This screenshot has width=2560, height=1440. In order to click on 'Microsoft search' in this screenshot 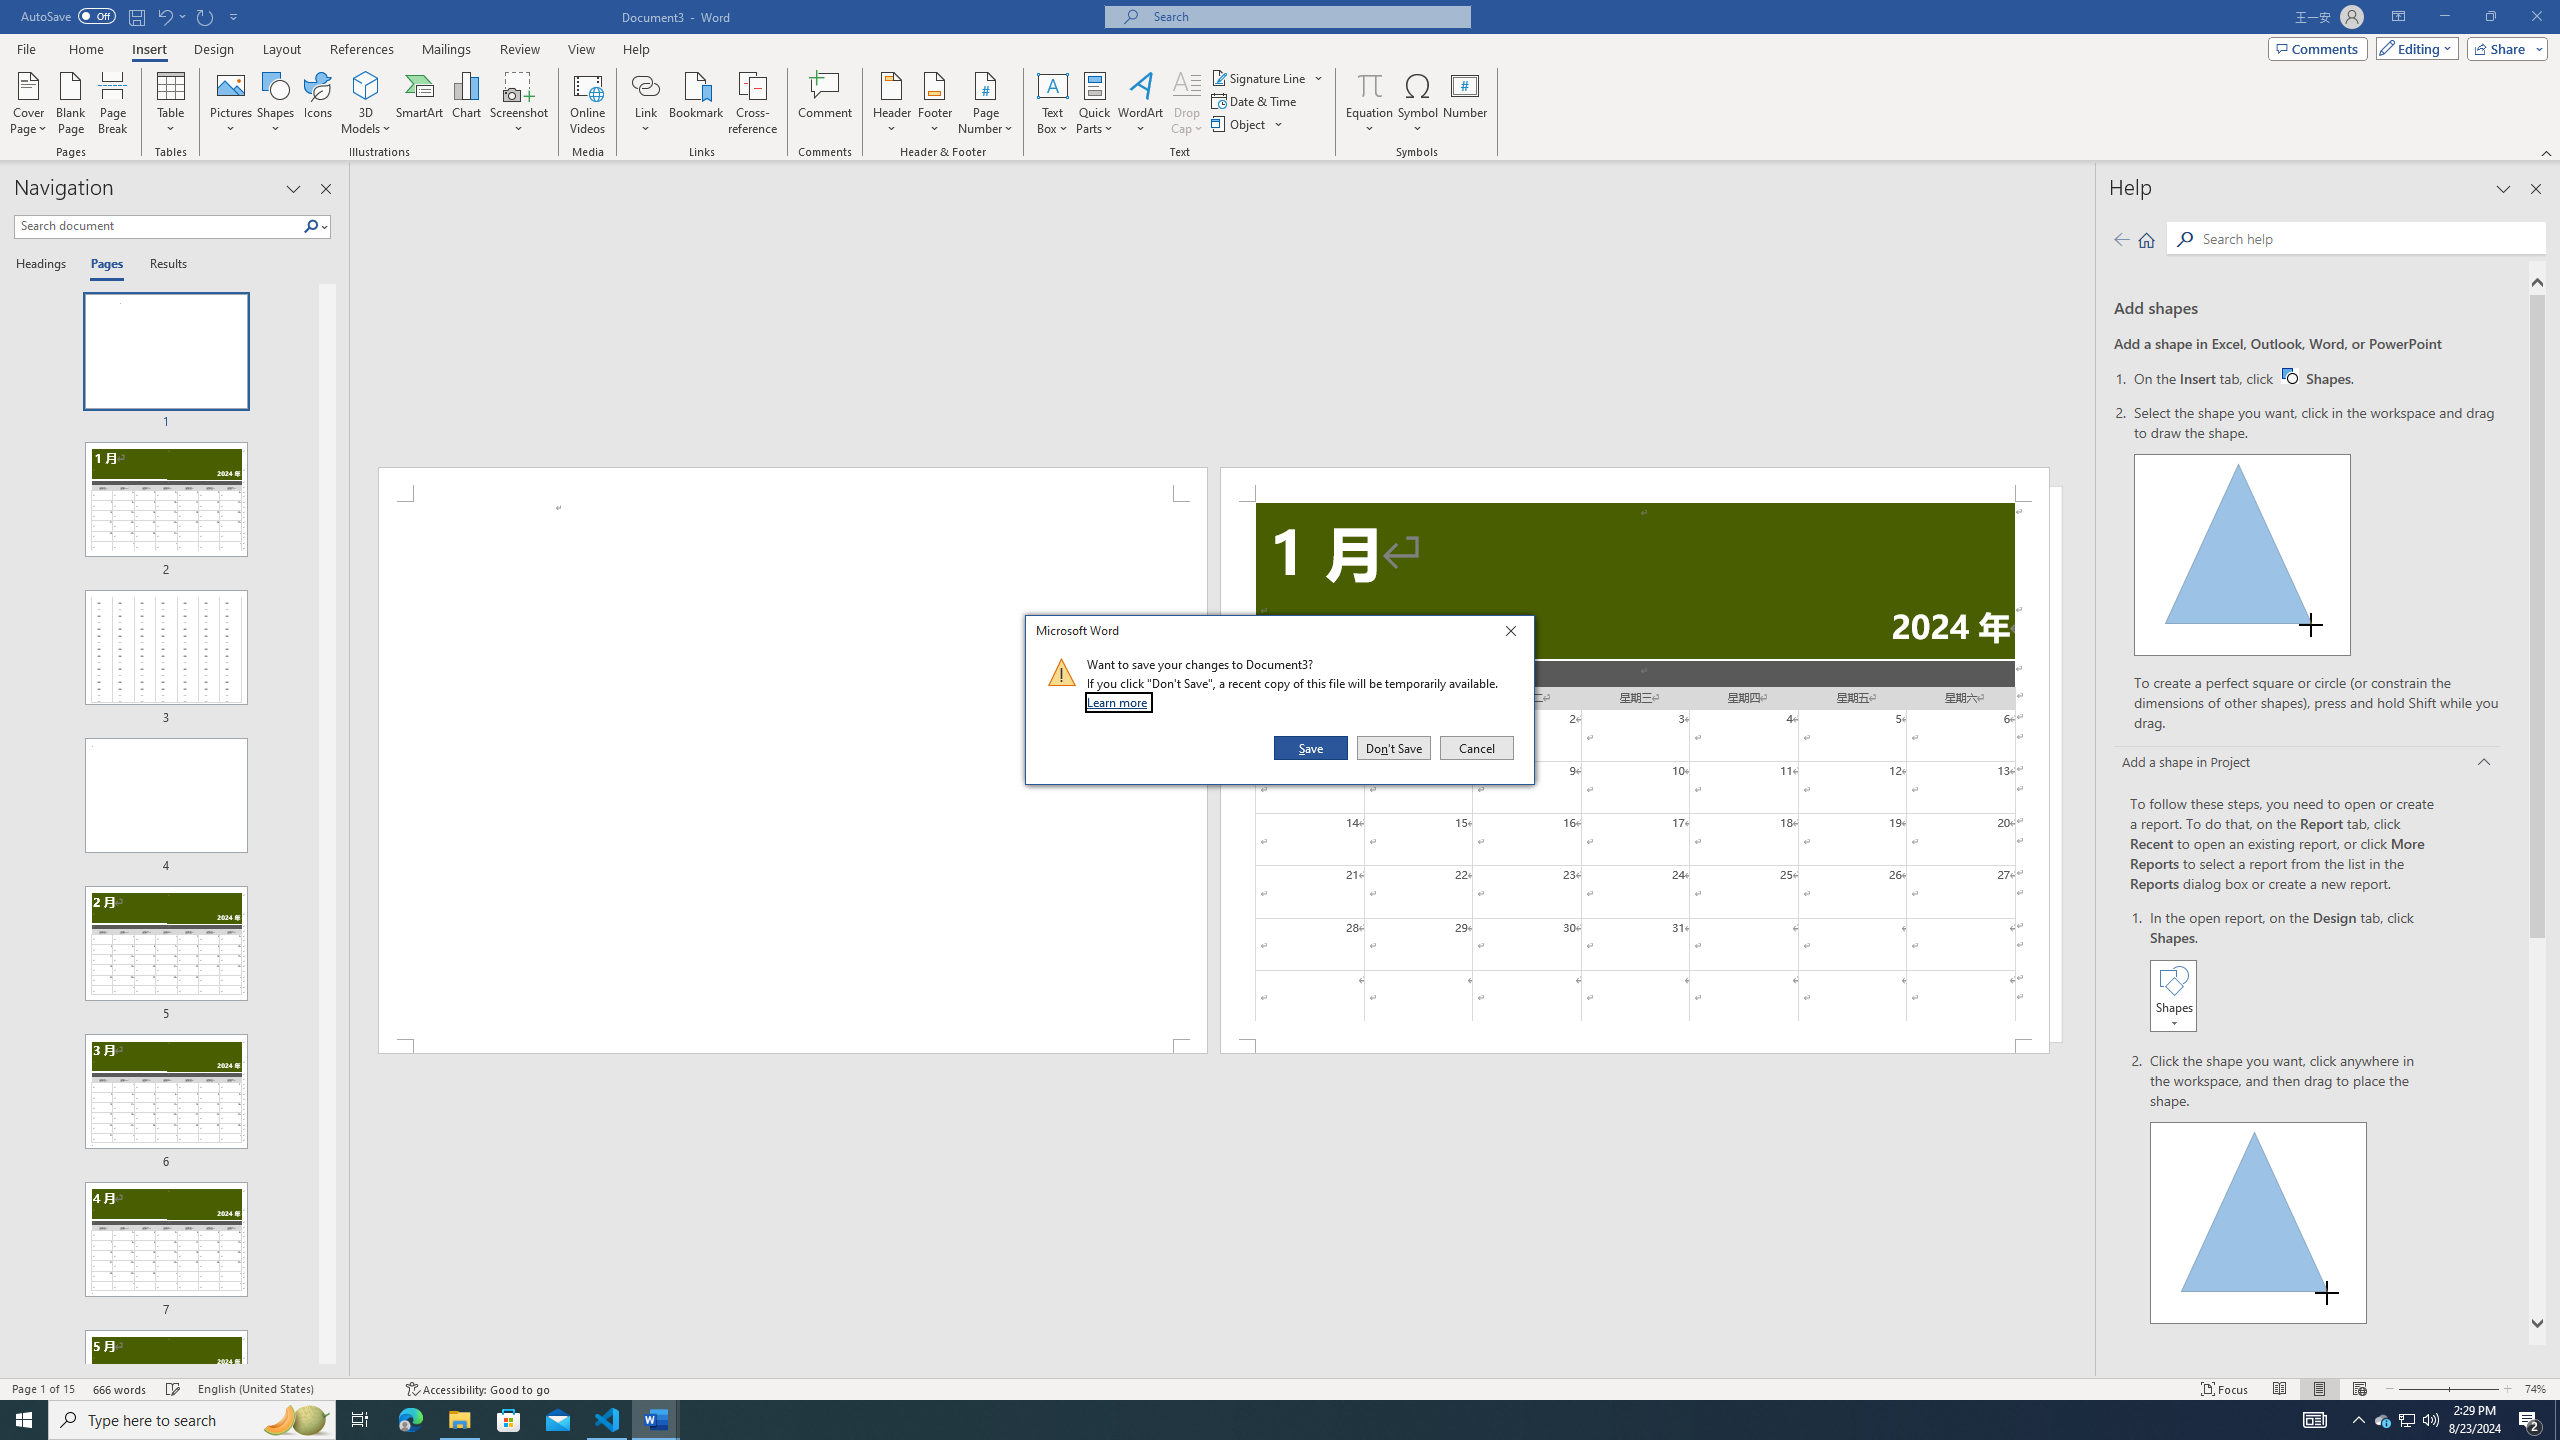, I will do `click(1304, 16)`.